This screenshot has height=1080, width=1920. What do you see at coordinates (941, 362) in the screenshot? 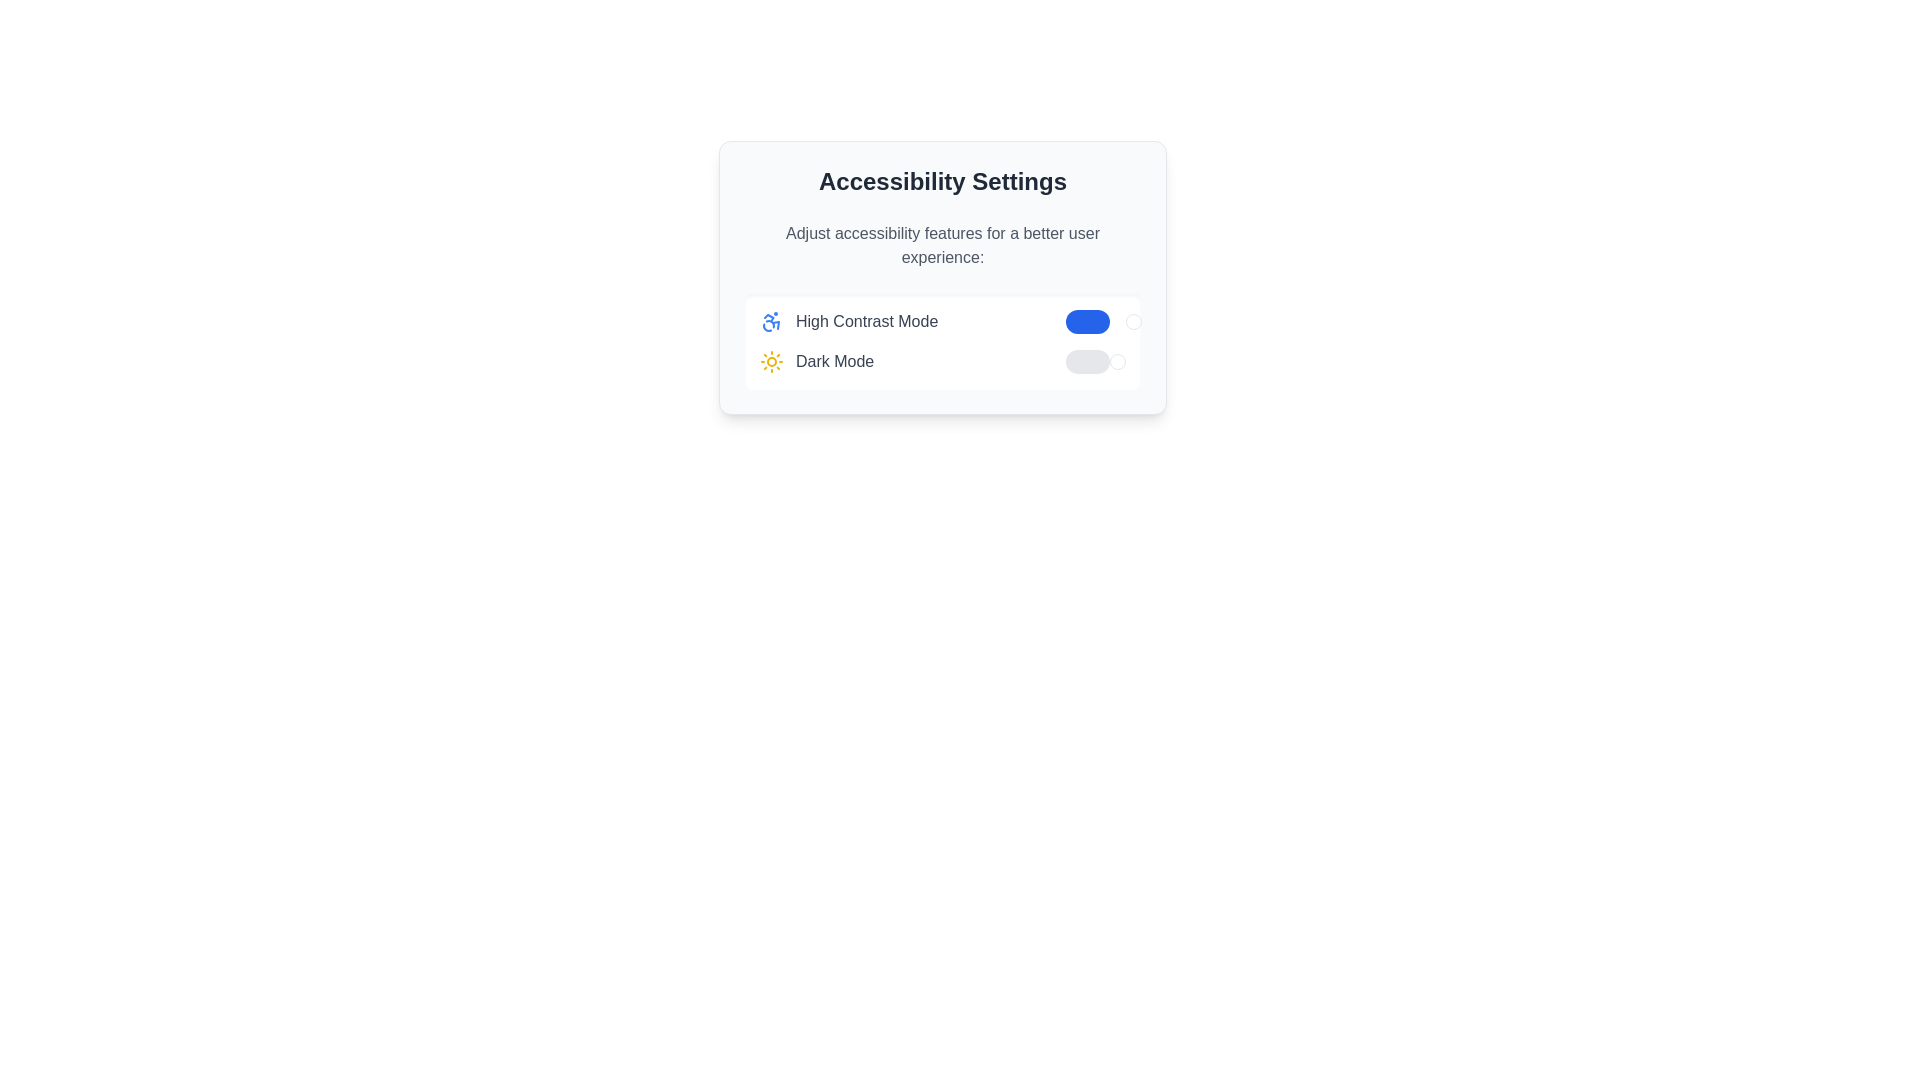
I see `the Toggle setting option for Dark Mode located in the 'Accessibility Settings' card` at bounding box center [941, 362].